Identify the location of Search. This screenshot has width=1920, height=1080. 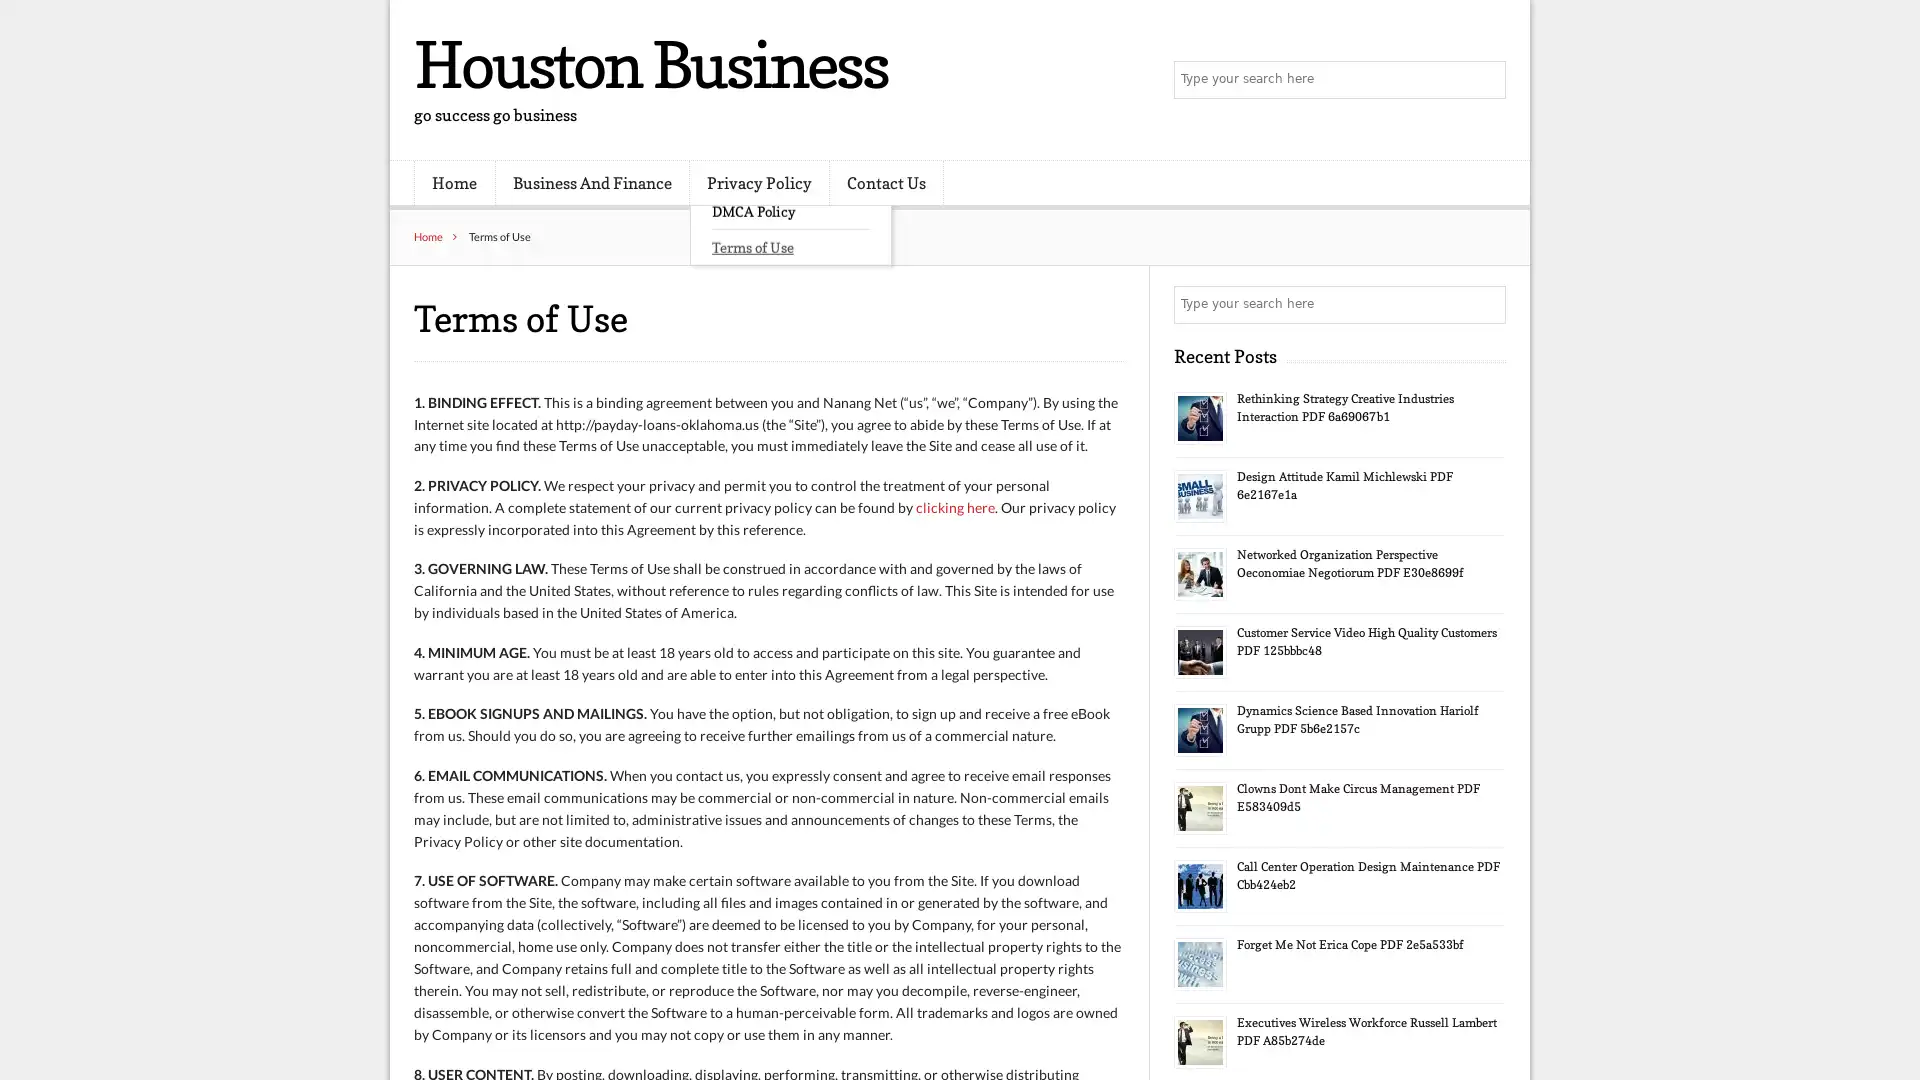
(1485, 80).